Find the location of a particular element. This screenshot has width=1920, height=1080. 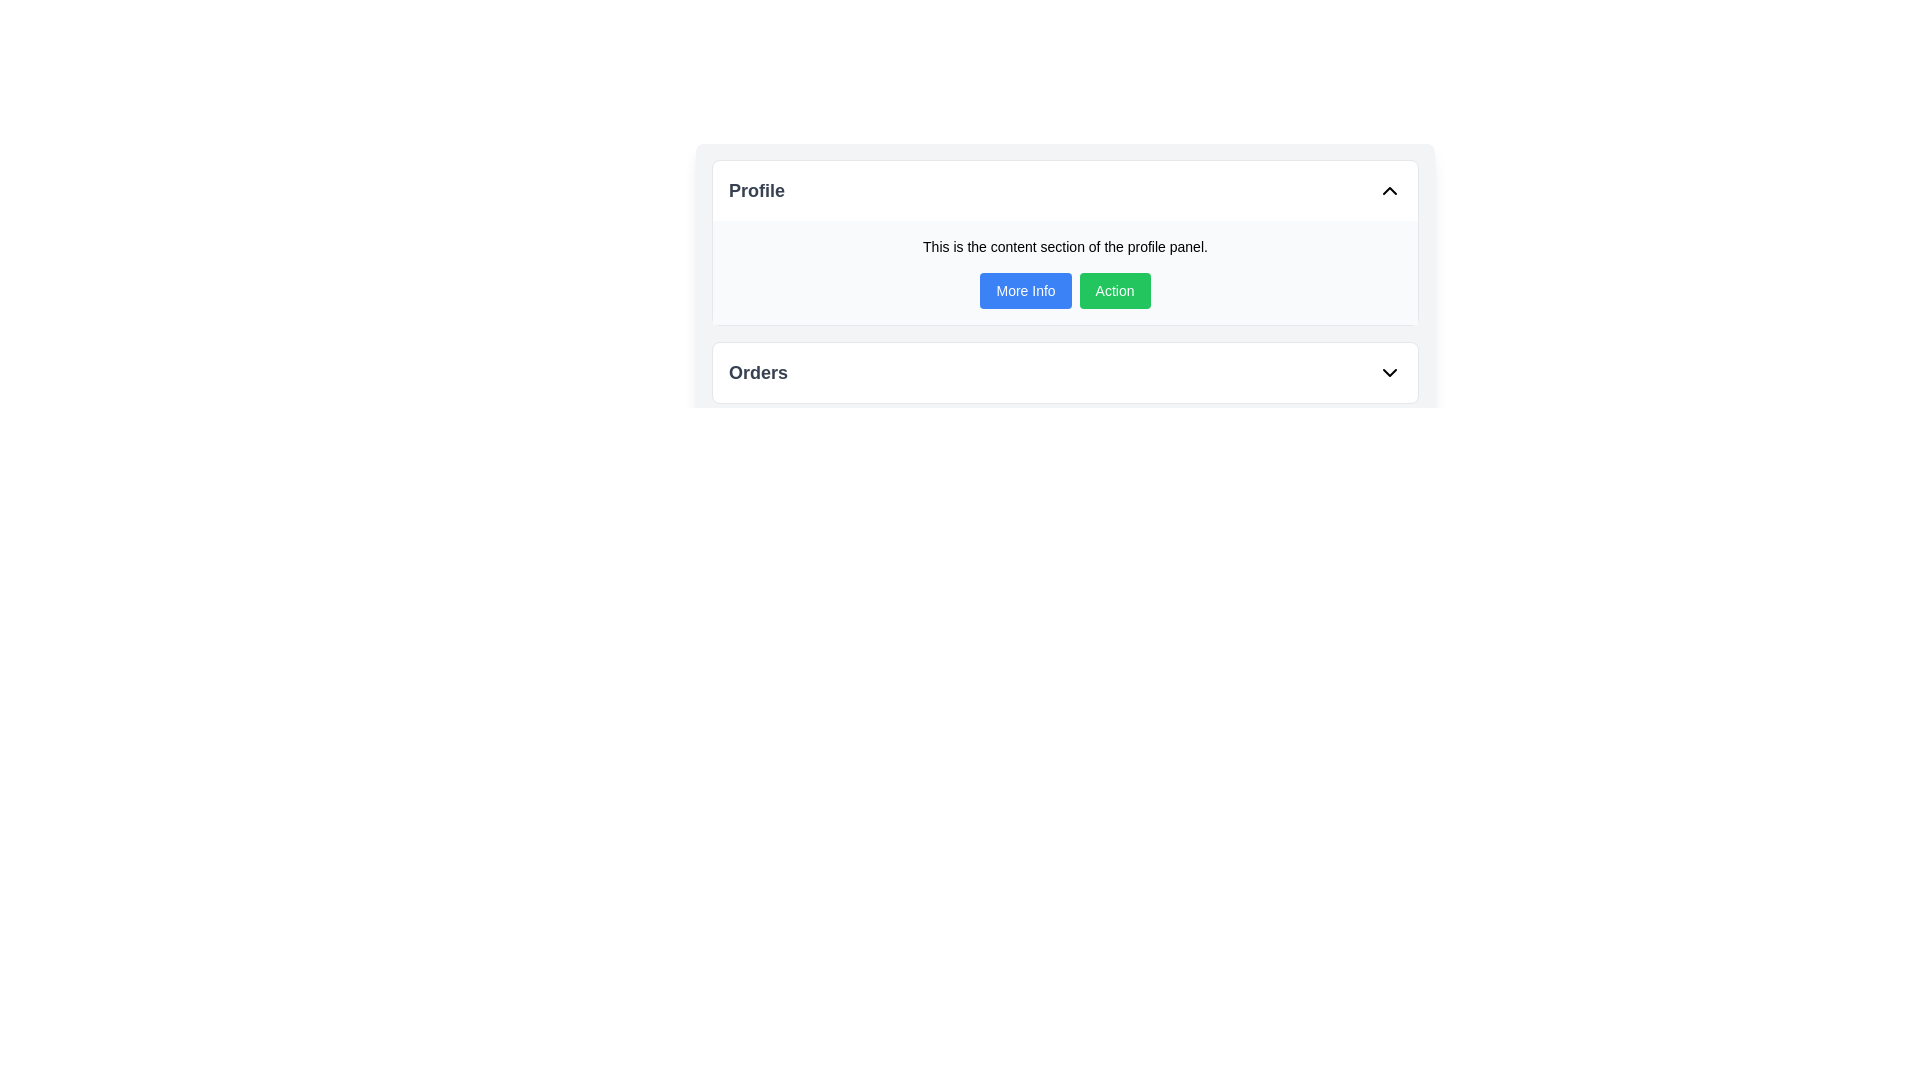

the small upward-pointing black chevron icon located on the far right side of the 'Profile' section header is located at coordinates (1389, 191).